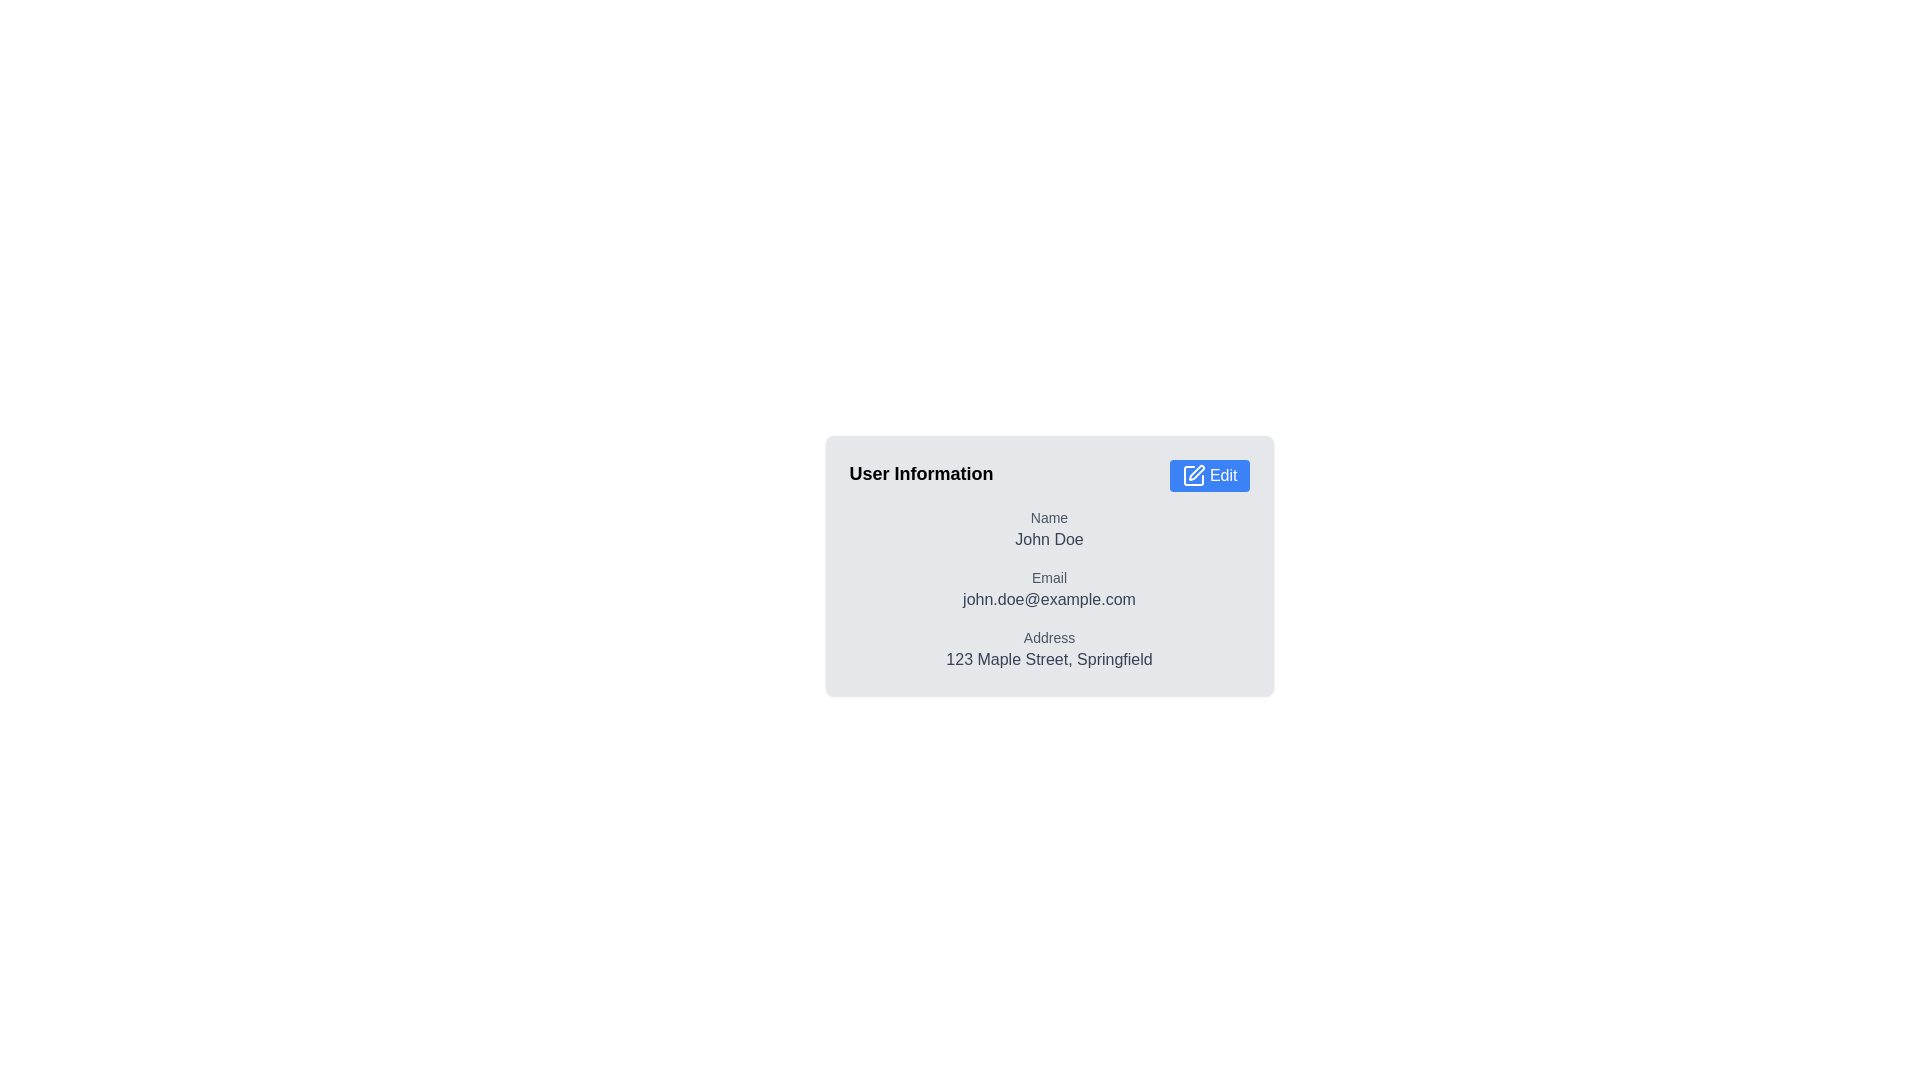 This screenshot has width=1920, height=1080. Describe the element at coordinates (1048, 516) in the screenshot. I see `the label indicating the user's name, which is located above the text 'John Doe'` at that location.